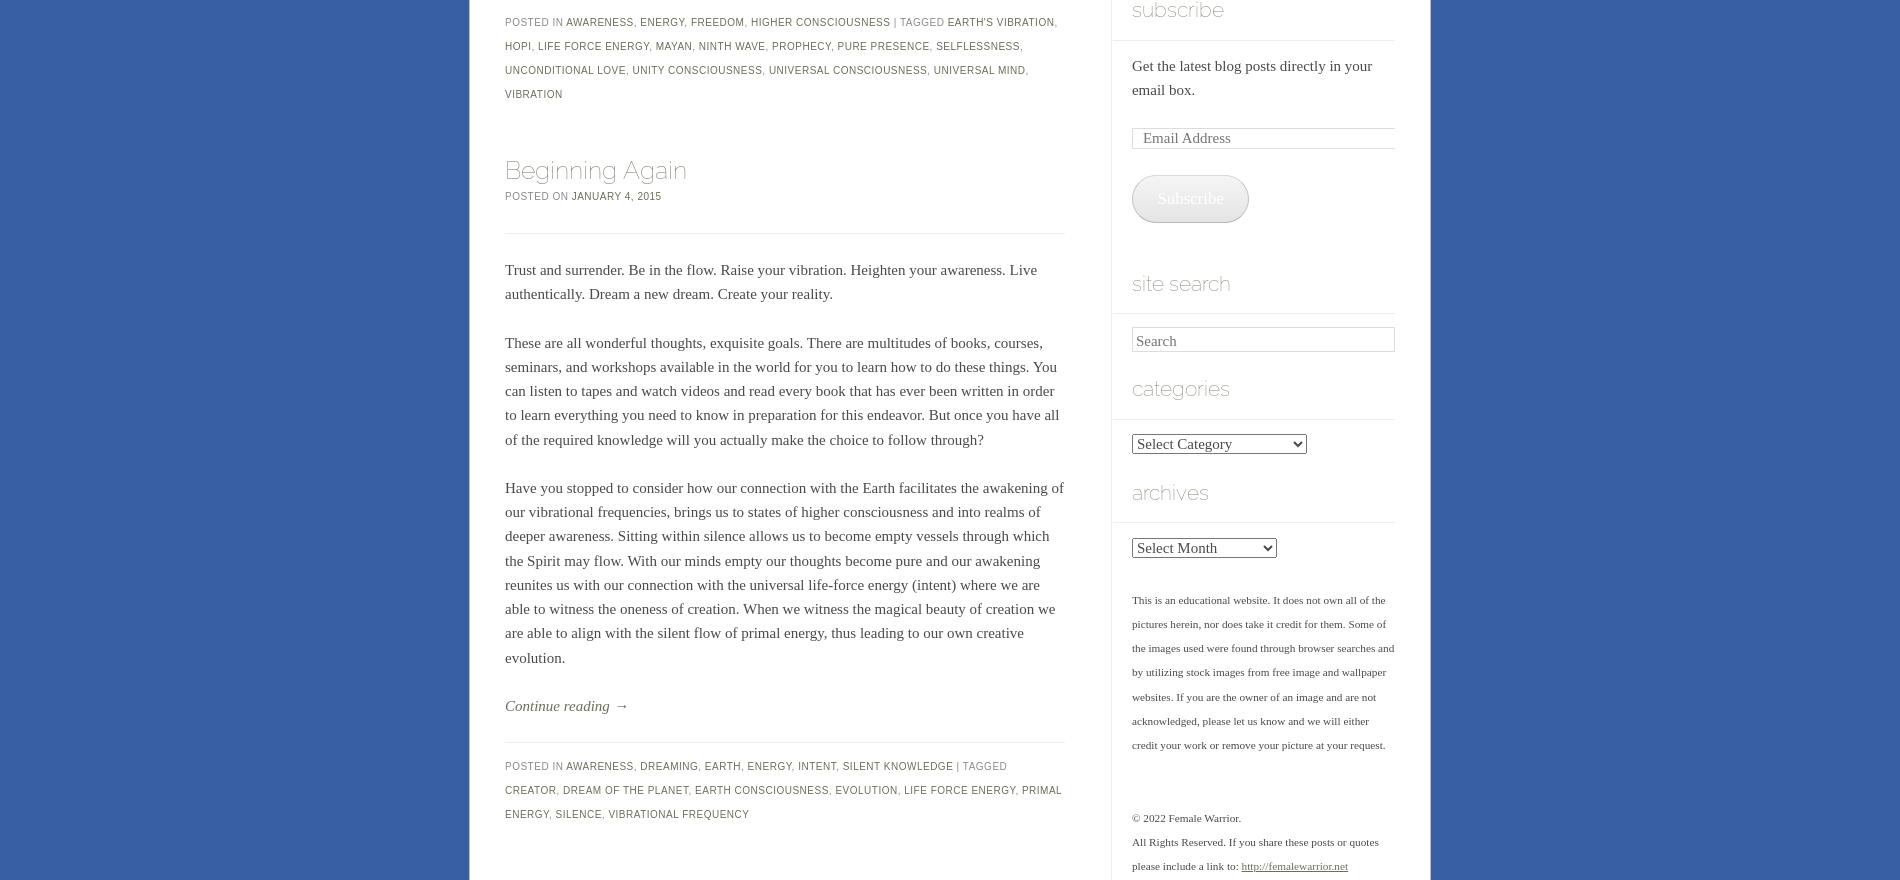  I want to click on 'Subscribe', so click(1188, 197).